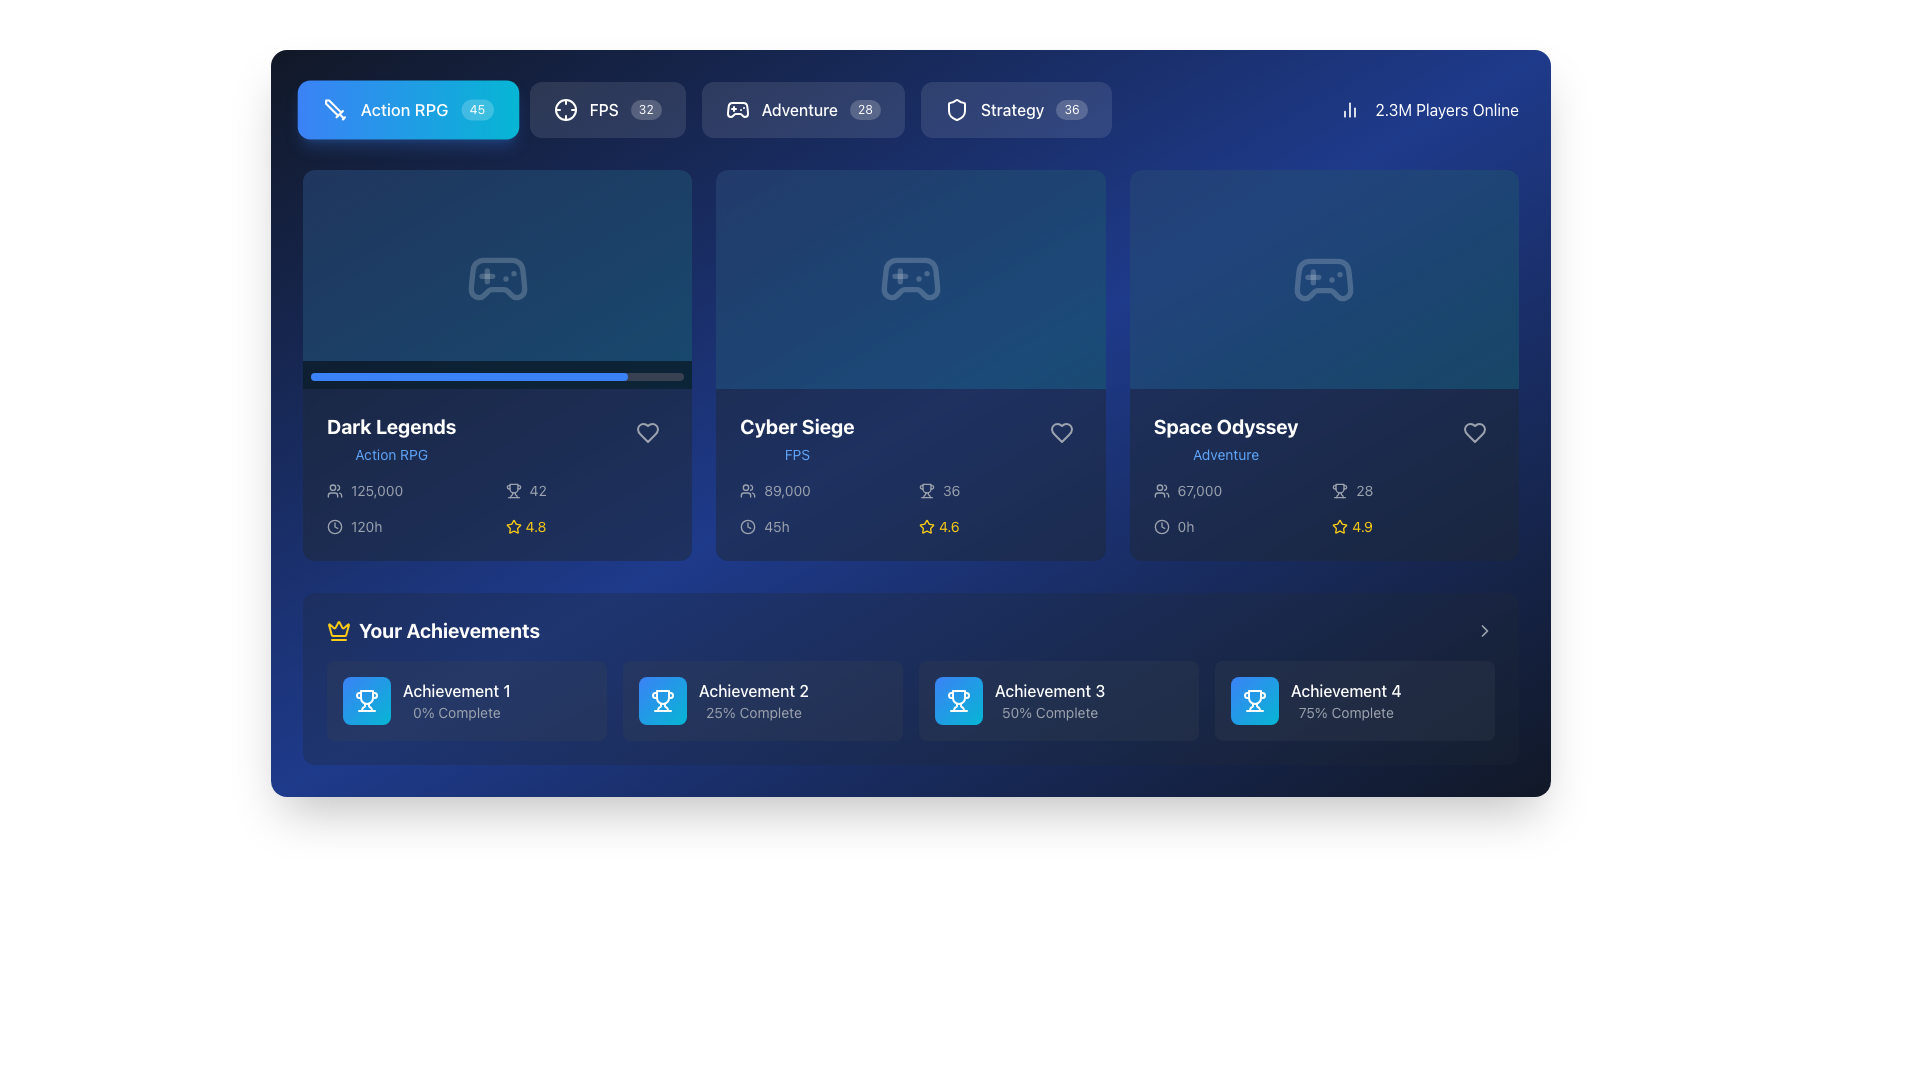  I want to click on the progress bar located at the bottom of the card layout representing the game, which has a gray base and a blue filled section indicating 85% progress, so click(497, 374).